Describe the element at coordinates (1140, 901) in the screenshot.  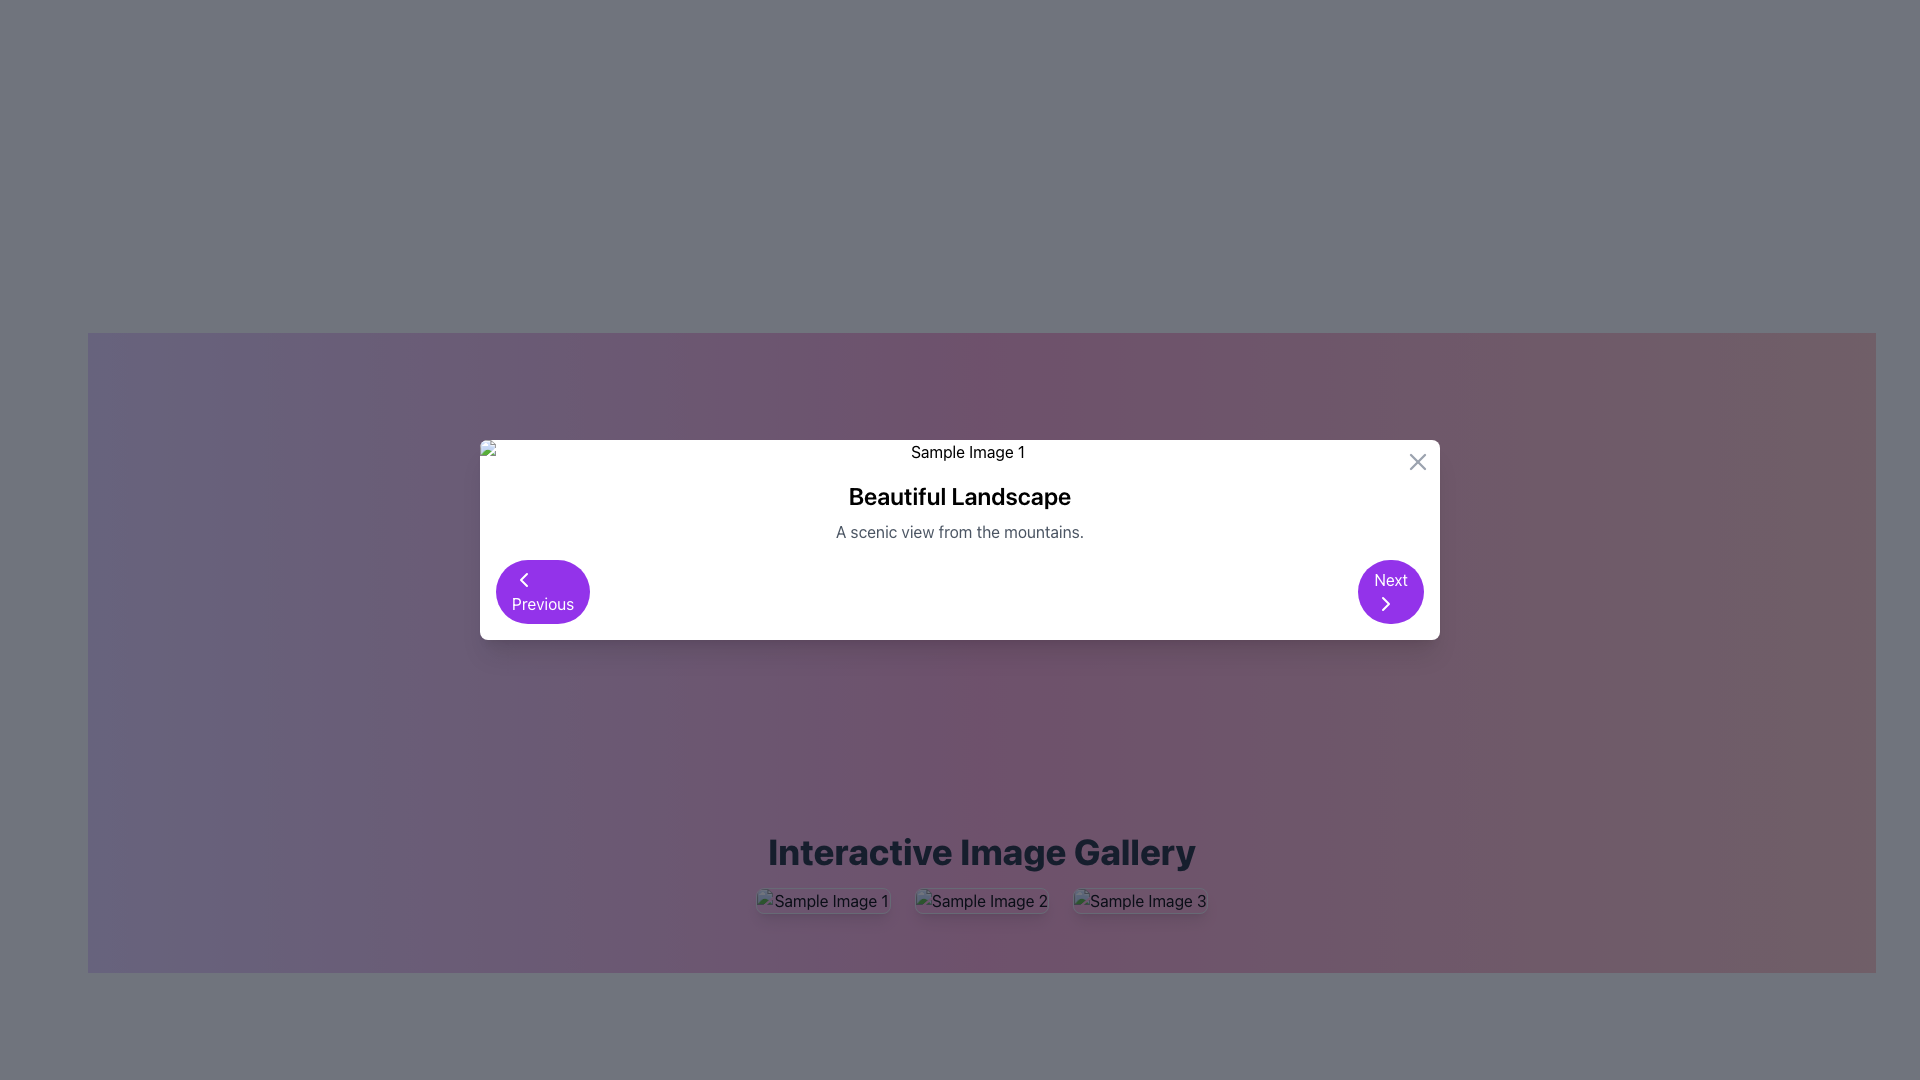
I see `the image thumbnail labeled 'Sample Image 3' in the third column of the interactive image gallery to trigger style changes` at that location.